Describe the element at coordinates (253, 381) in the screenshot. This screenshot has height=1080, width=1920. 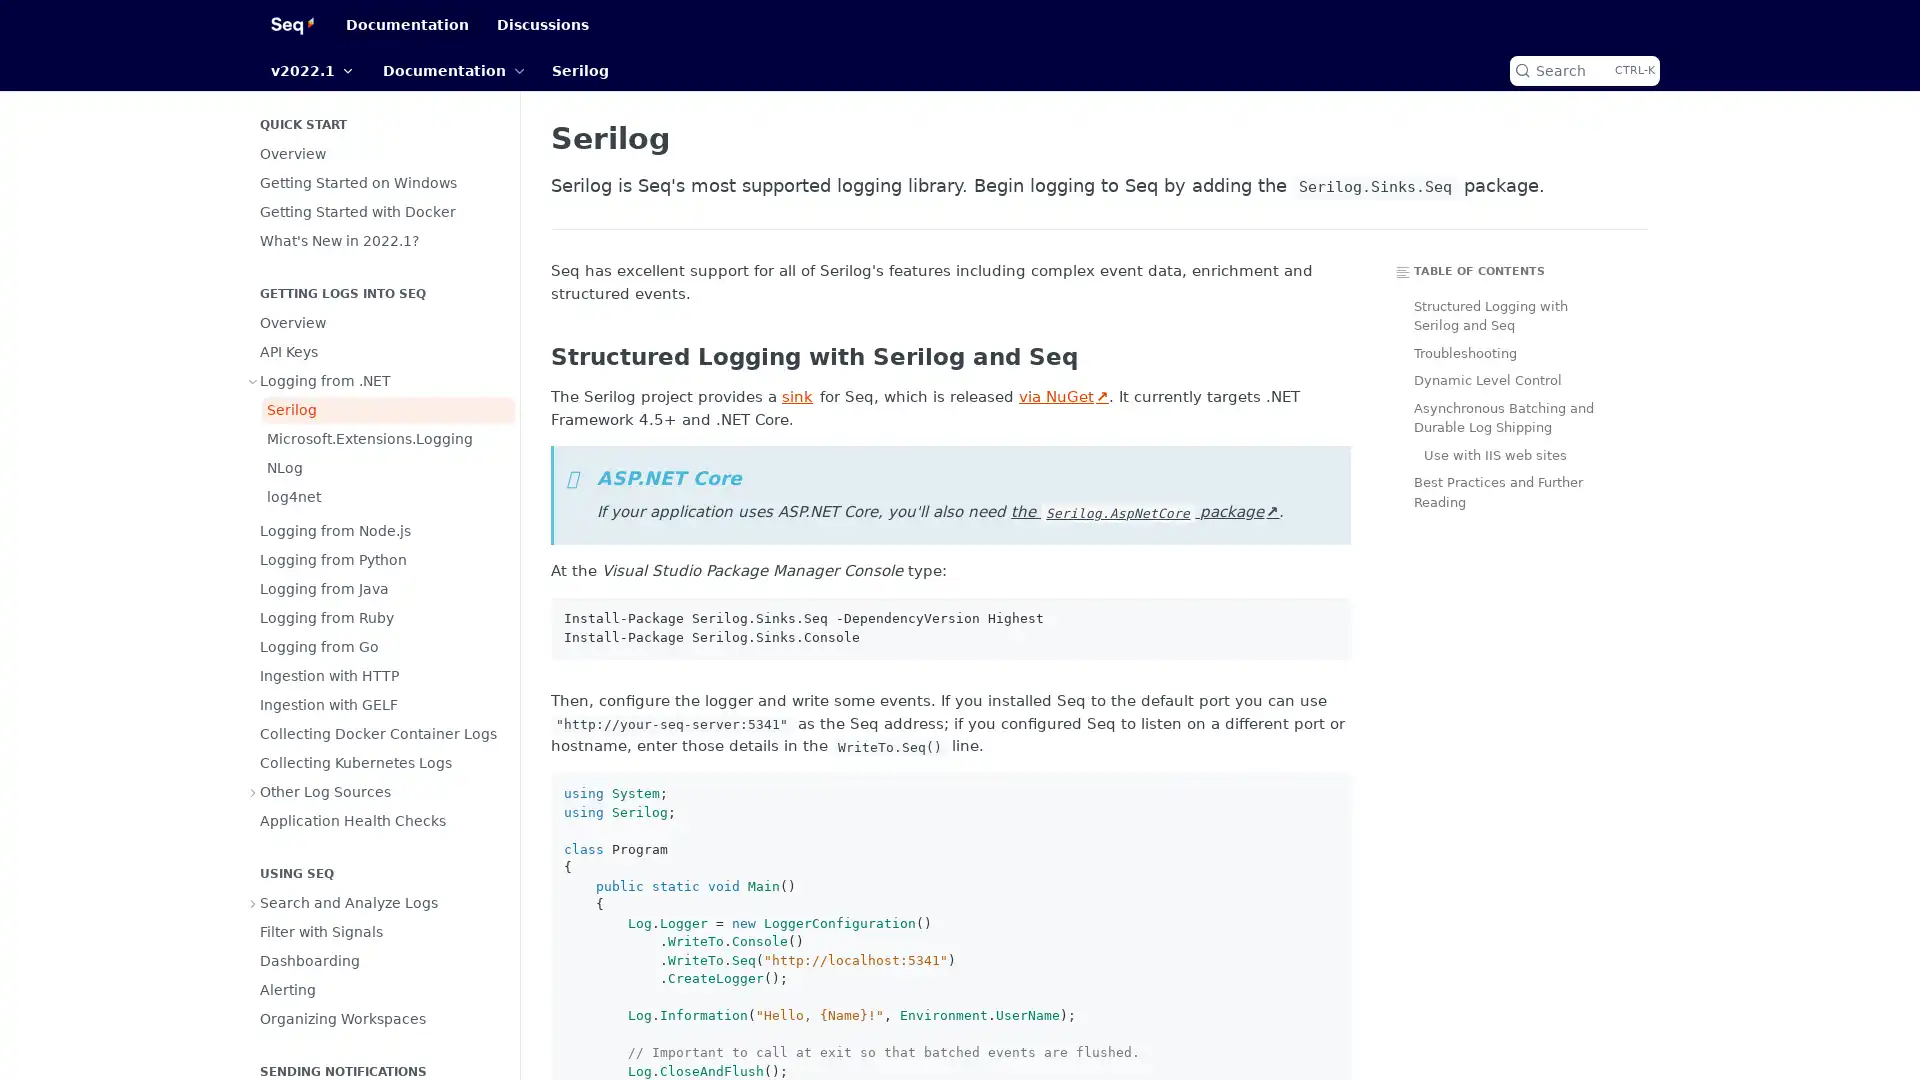
I see `Hide subpages for Logging from .NET` at that location.